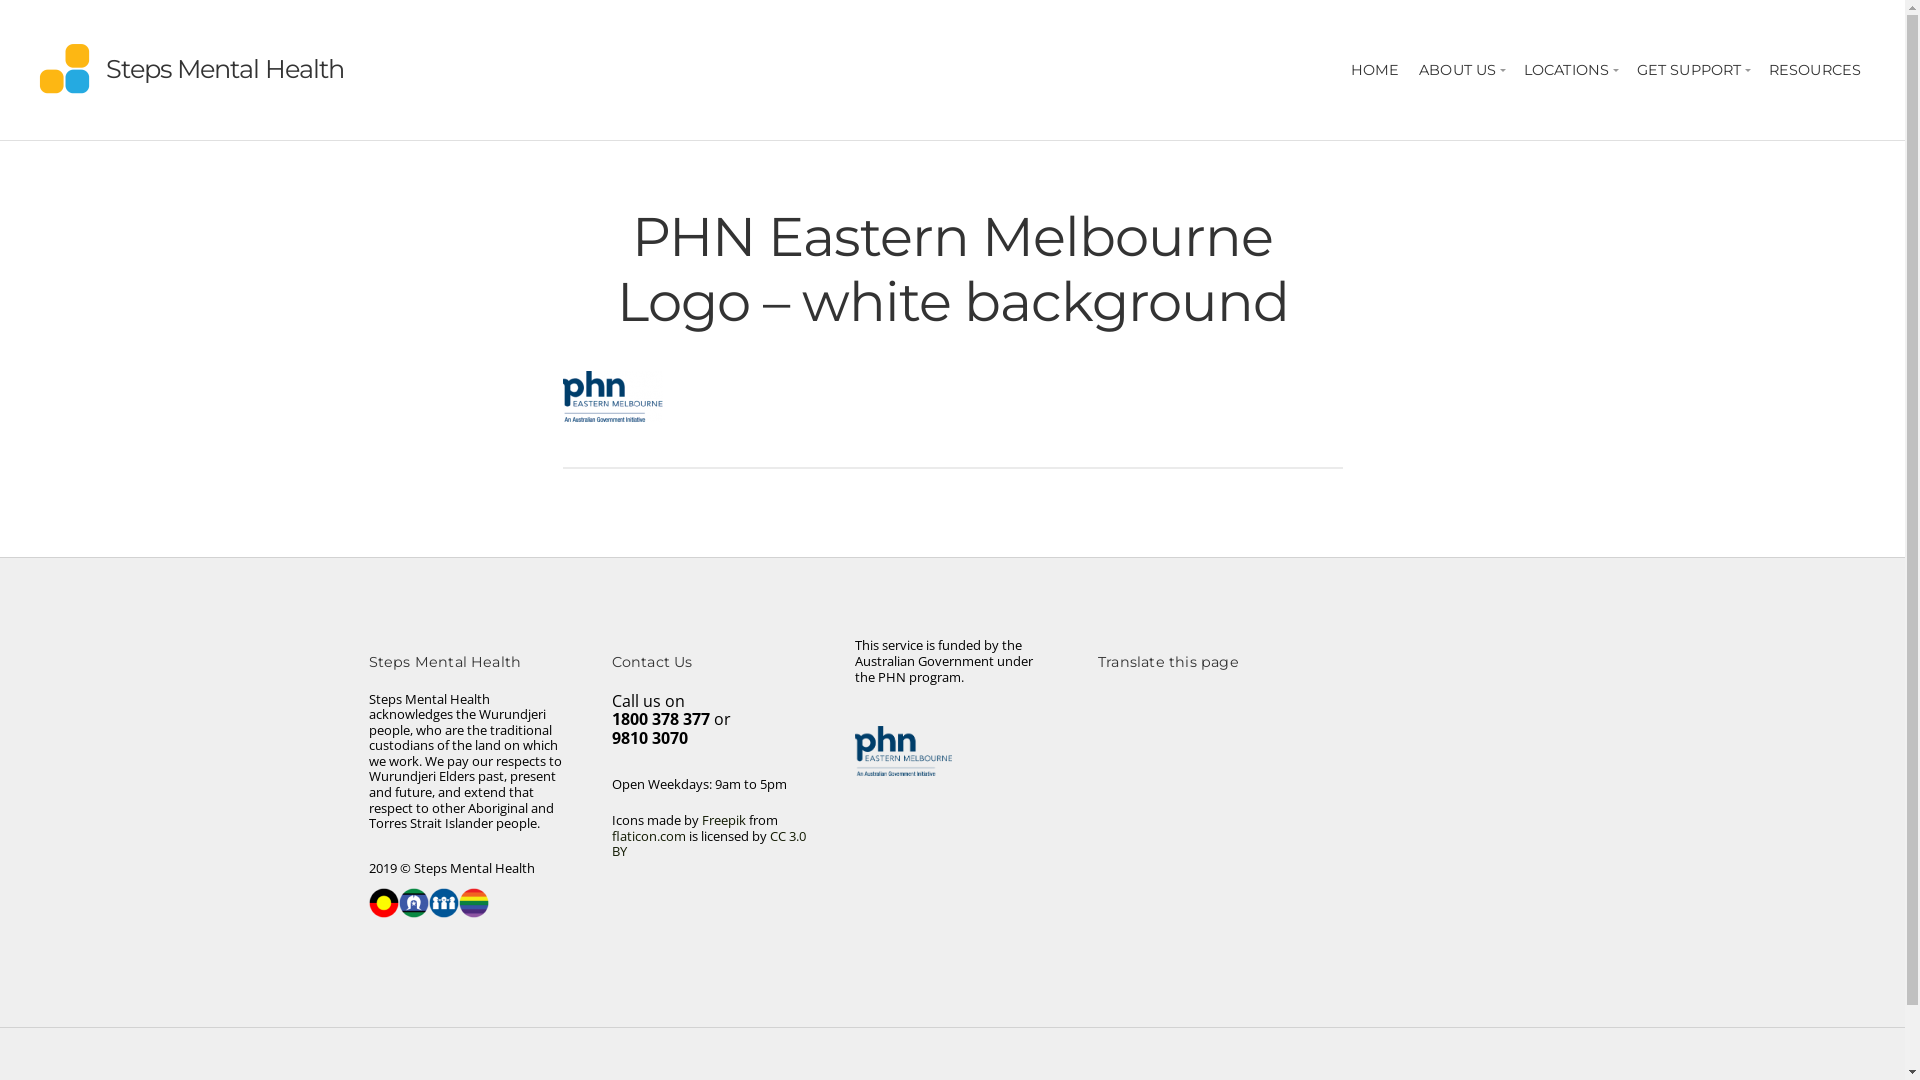  I want to click on 'Steps Mental Health', so click(225, 67).